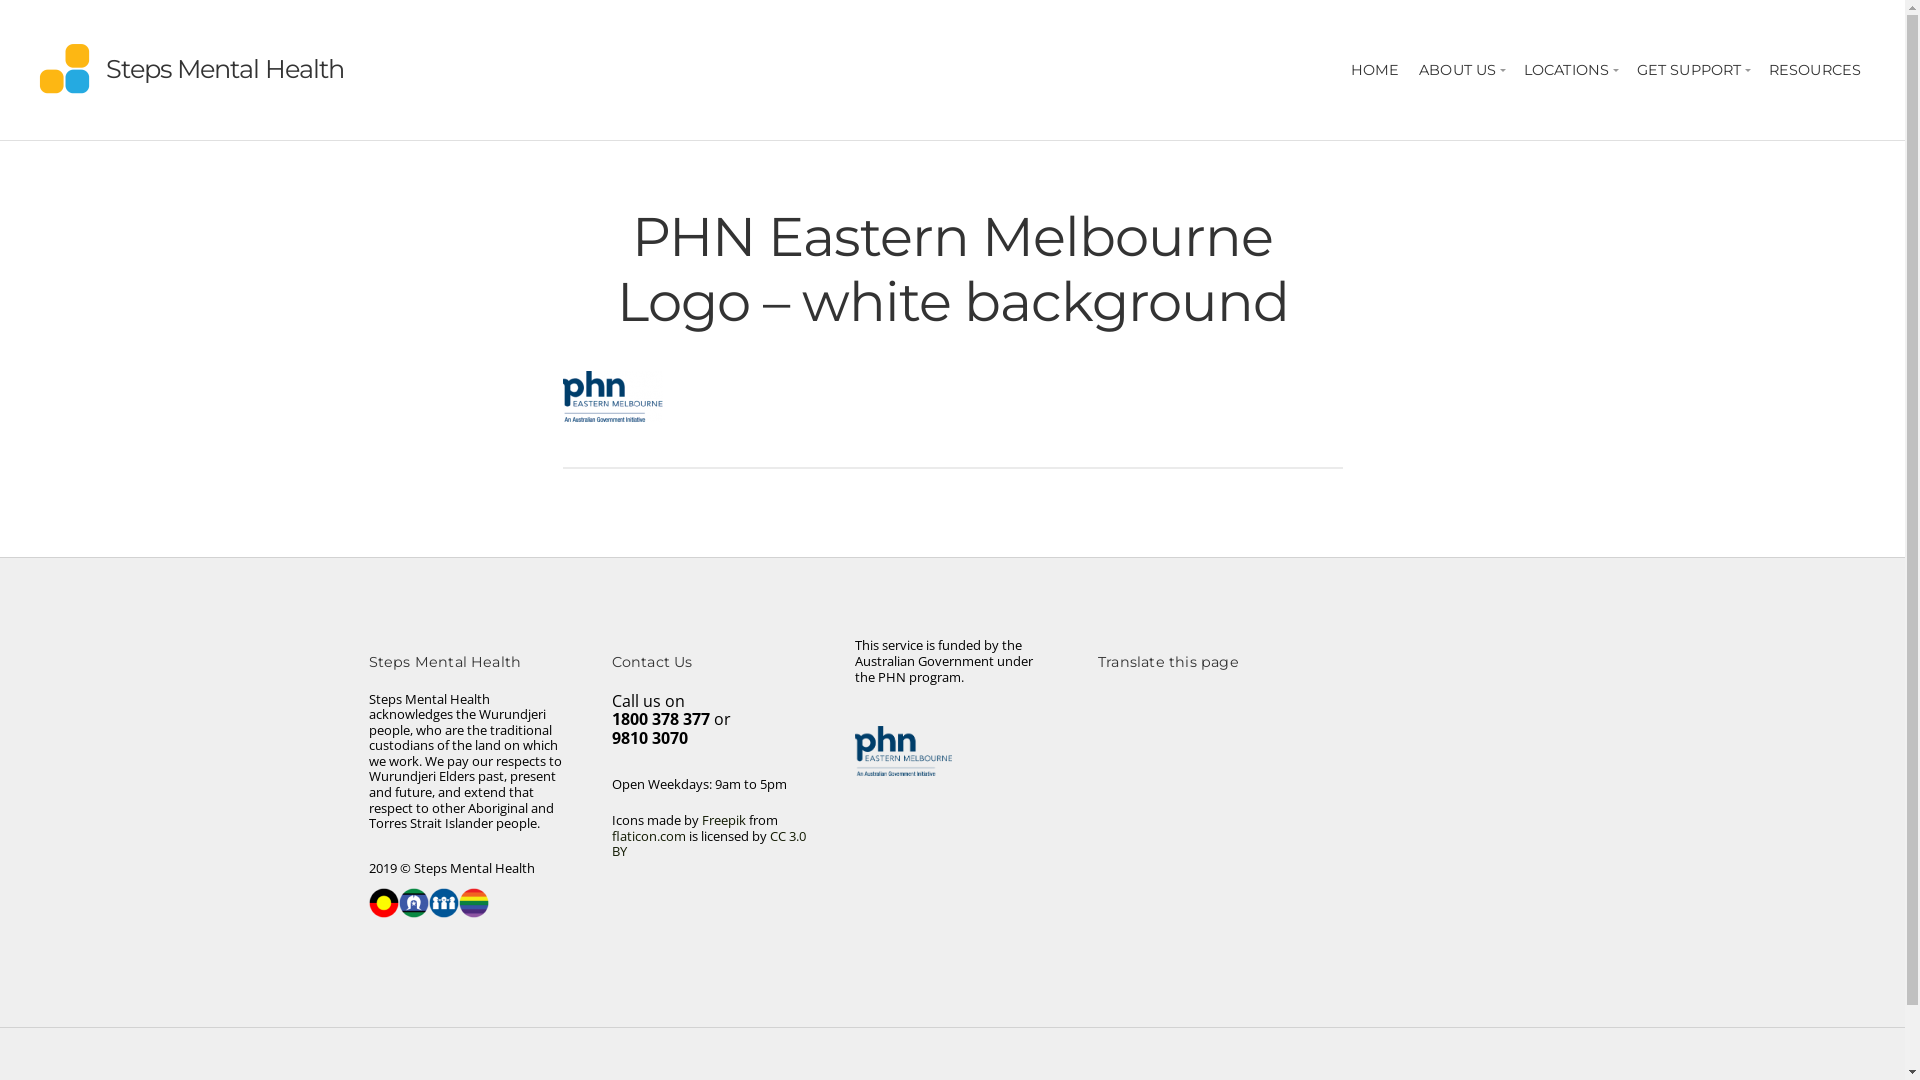  I want to click on 'Steps Mental Health', so click(225, 67).